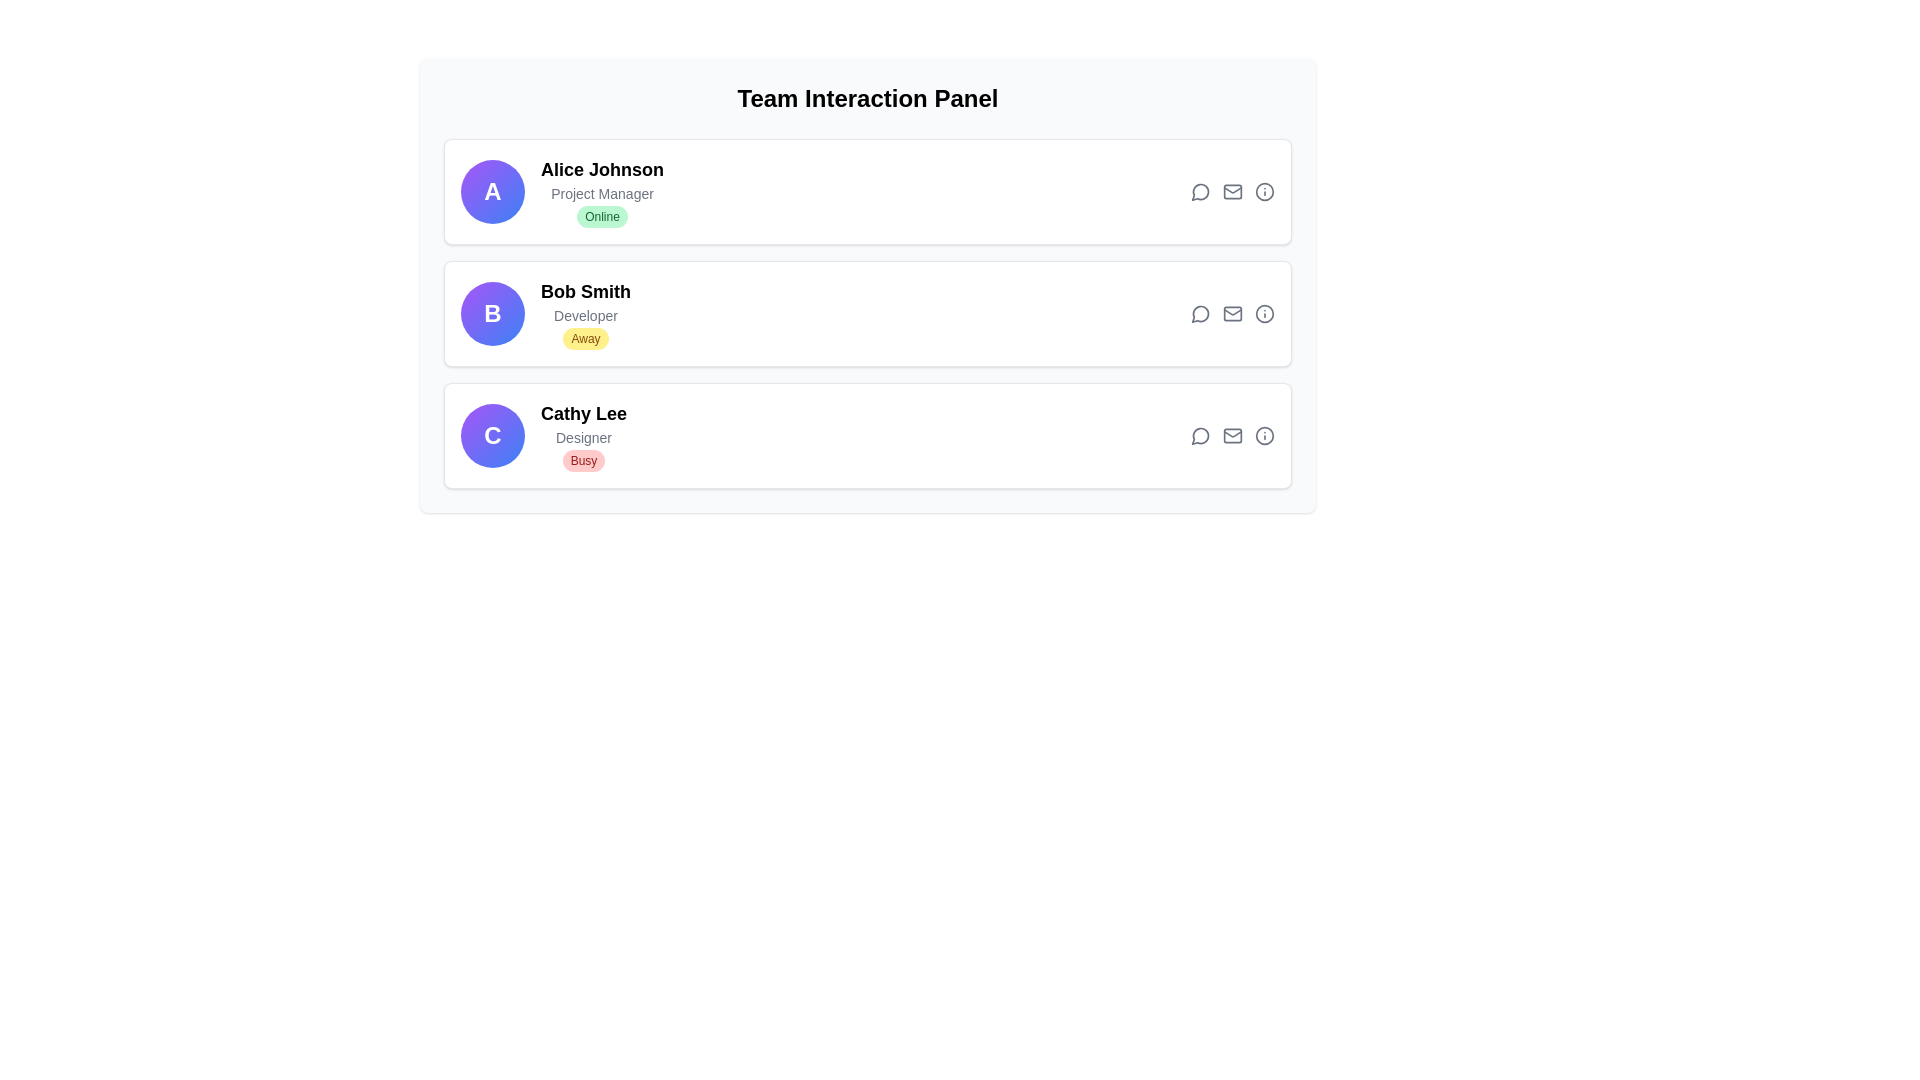  I want to click on the Text and label element representing user Cathy Lee, which is identified by a circular icon with a bold 'C' on the left, located below 'Bob Smith', so click(583, 434).